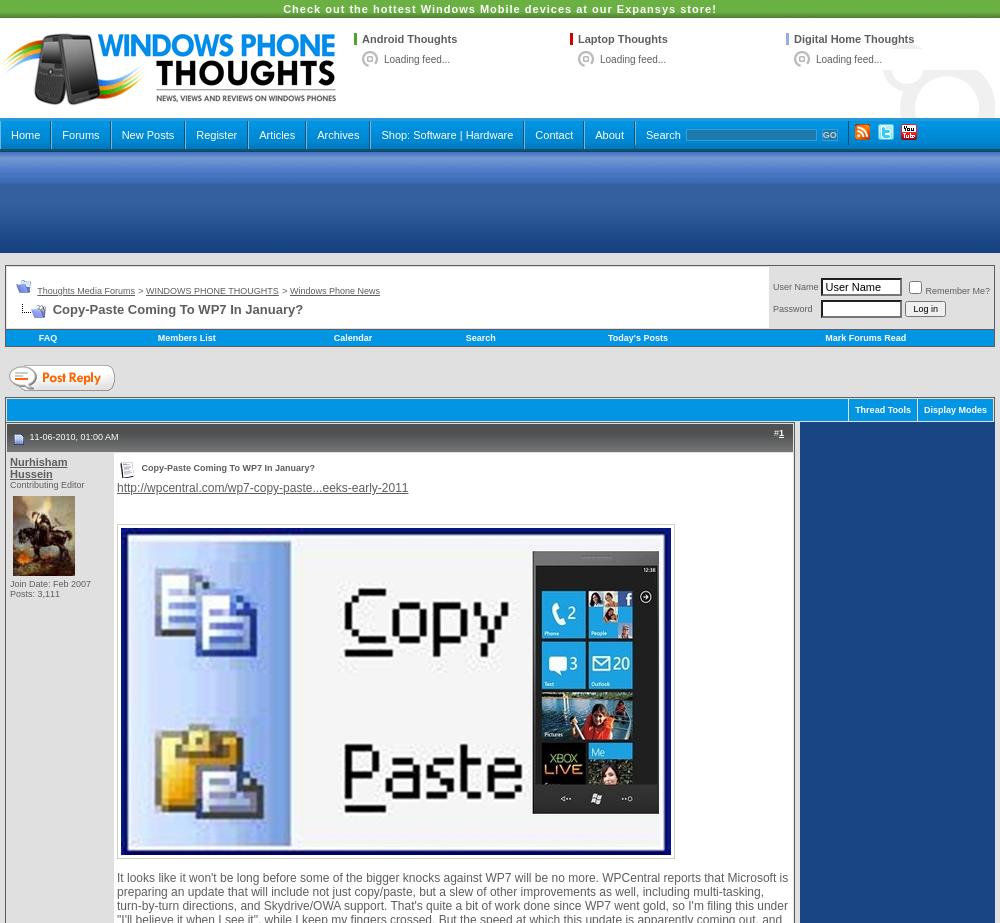 This screenshot has height=923, width=1000. Describe the element at coordinates (361, 39) in the screenshot. I see `'Android Thoughts'` at that location.